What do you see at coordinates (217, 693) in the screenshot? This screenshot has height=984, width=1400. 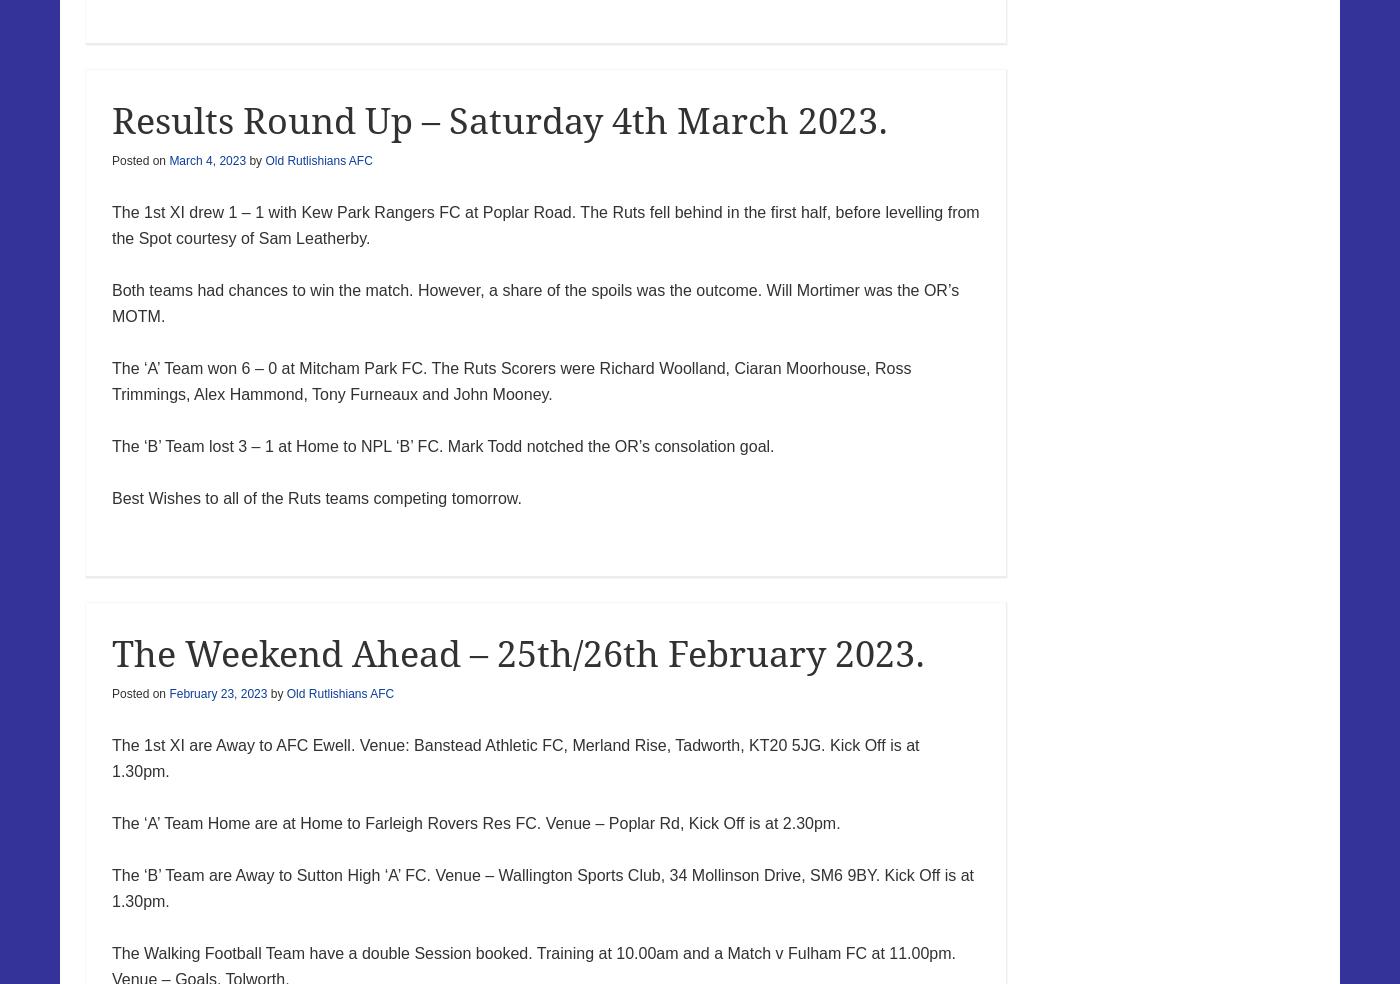 I see `'February 23, 2023'` at bounding box center [217, 693].